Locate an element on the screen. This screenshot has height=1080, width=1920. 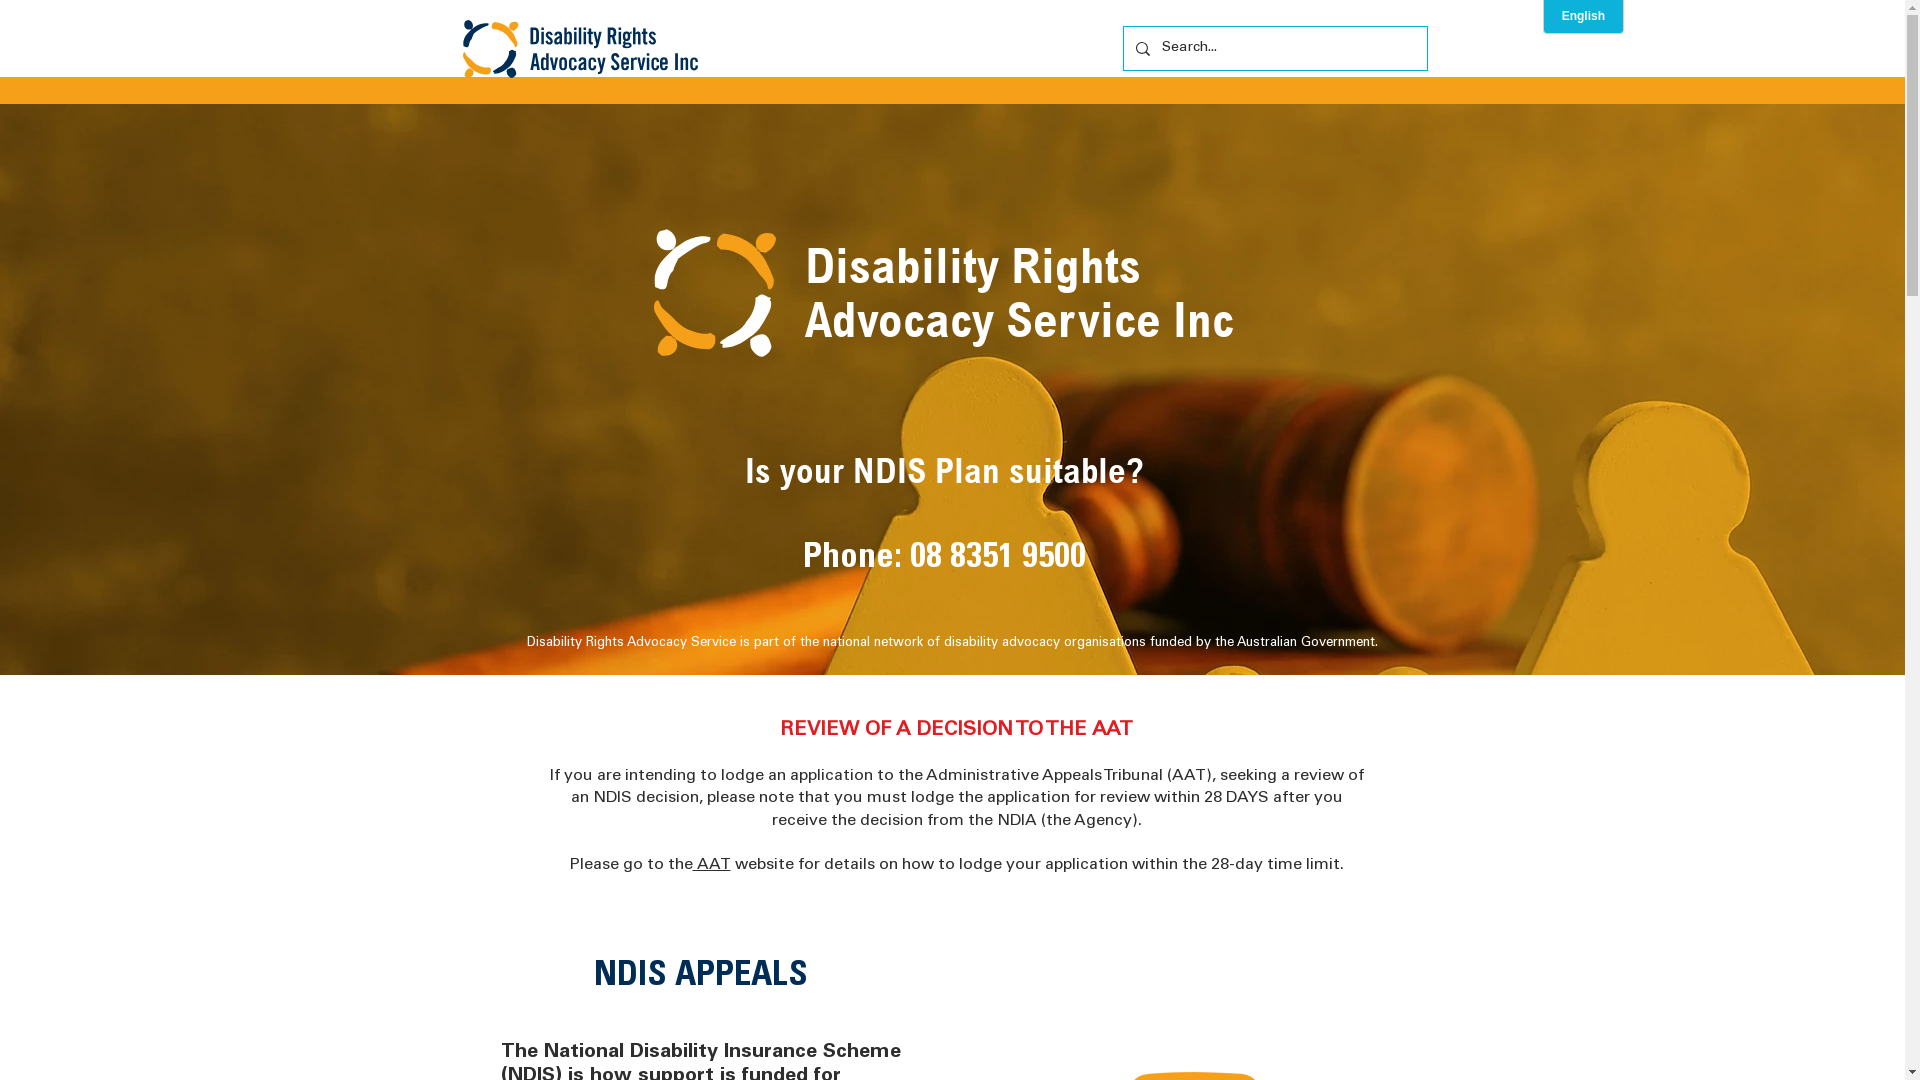
' AAT' is located at coordinates (710, 863).